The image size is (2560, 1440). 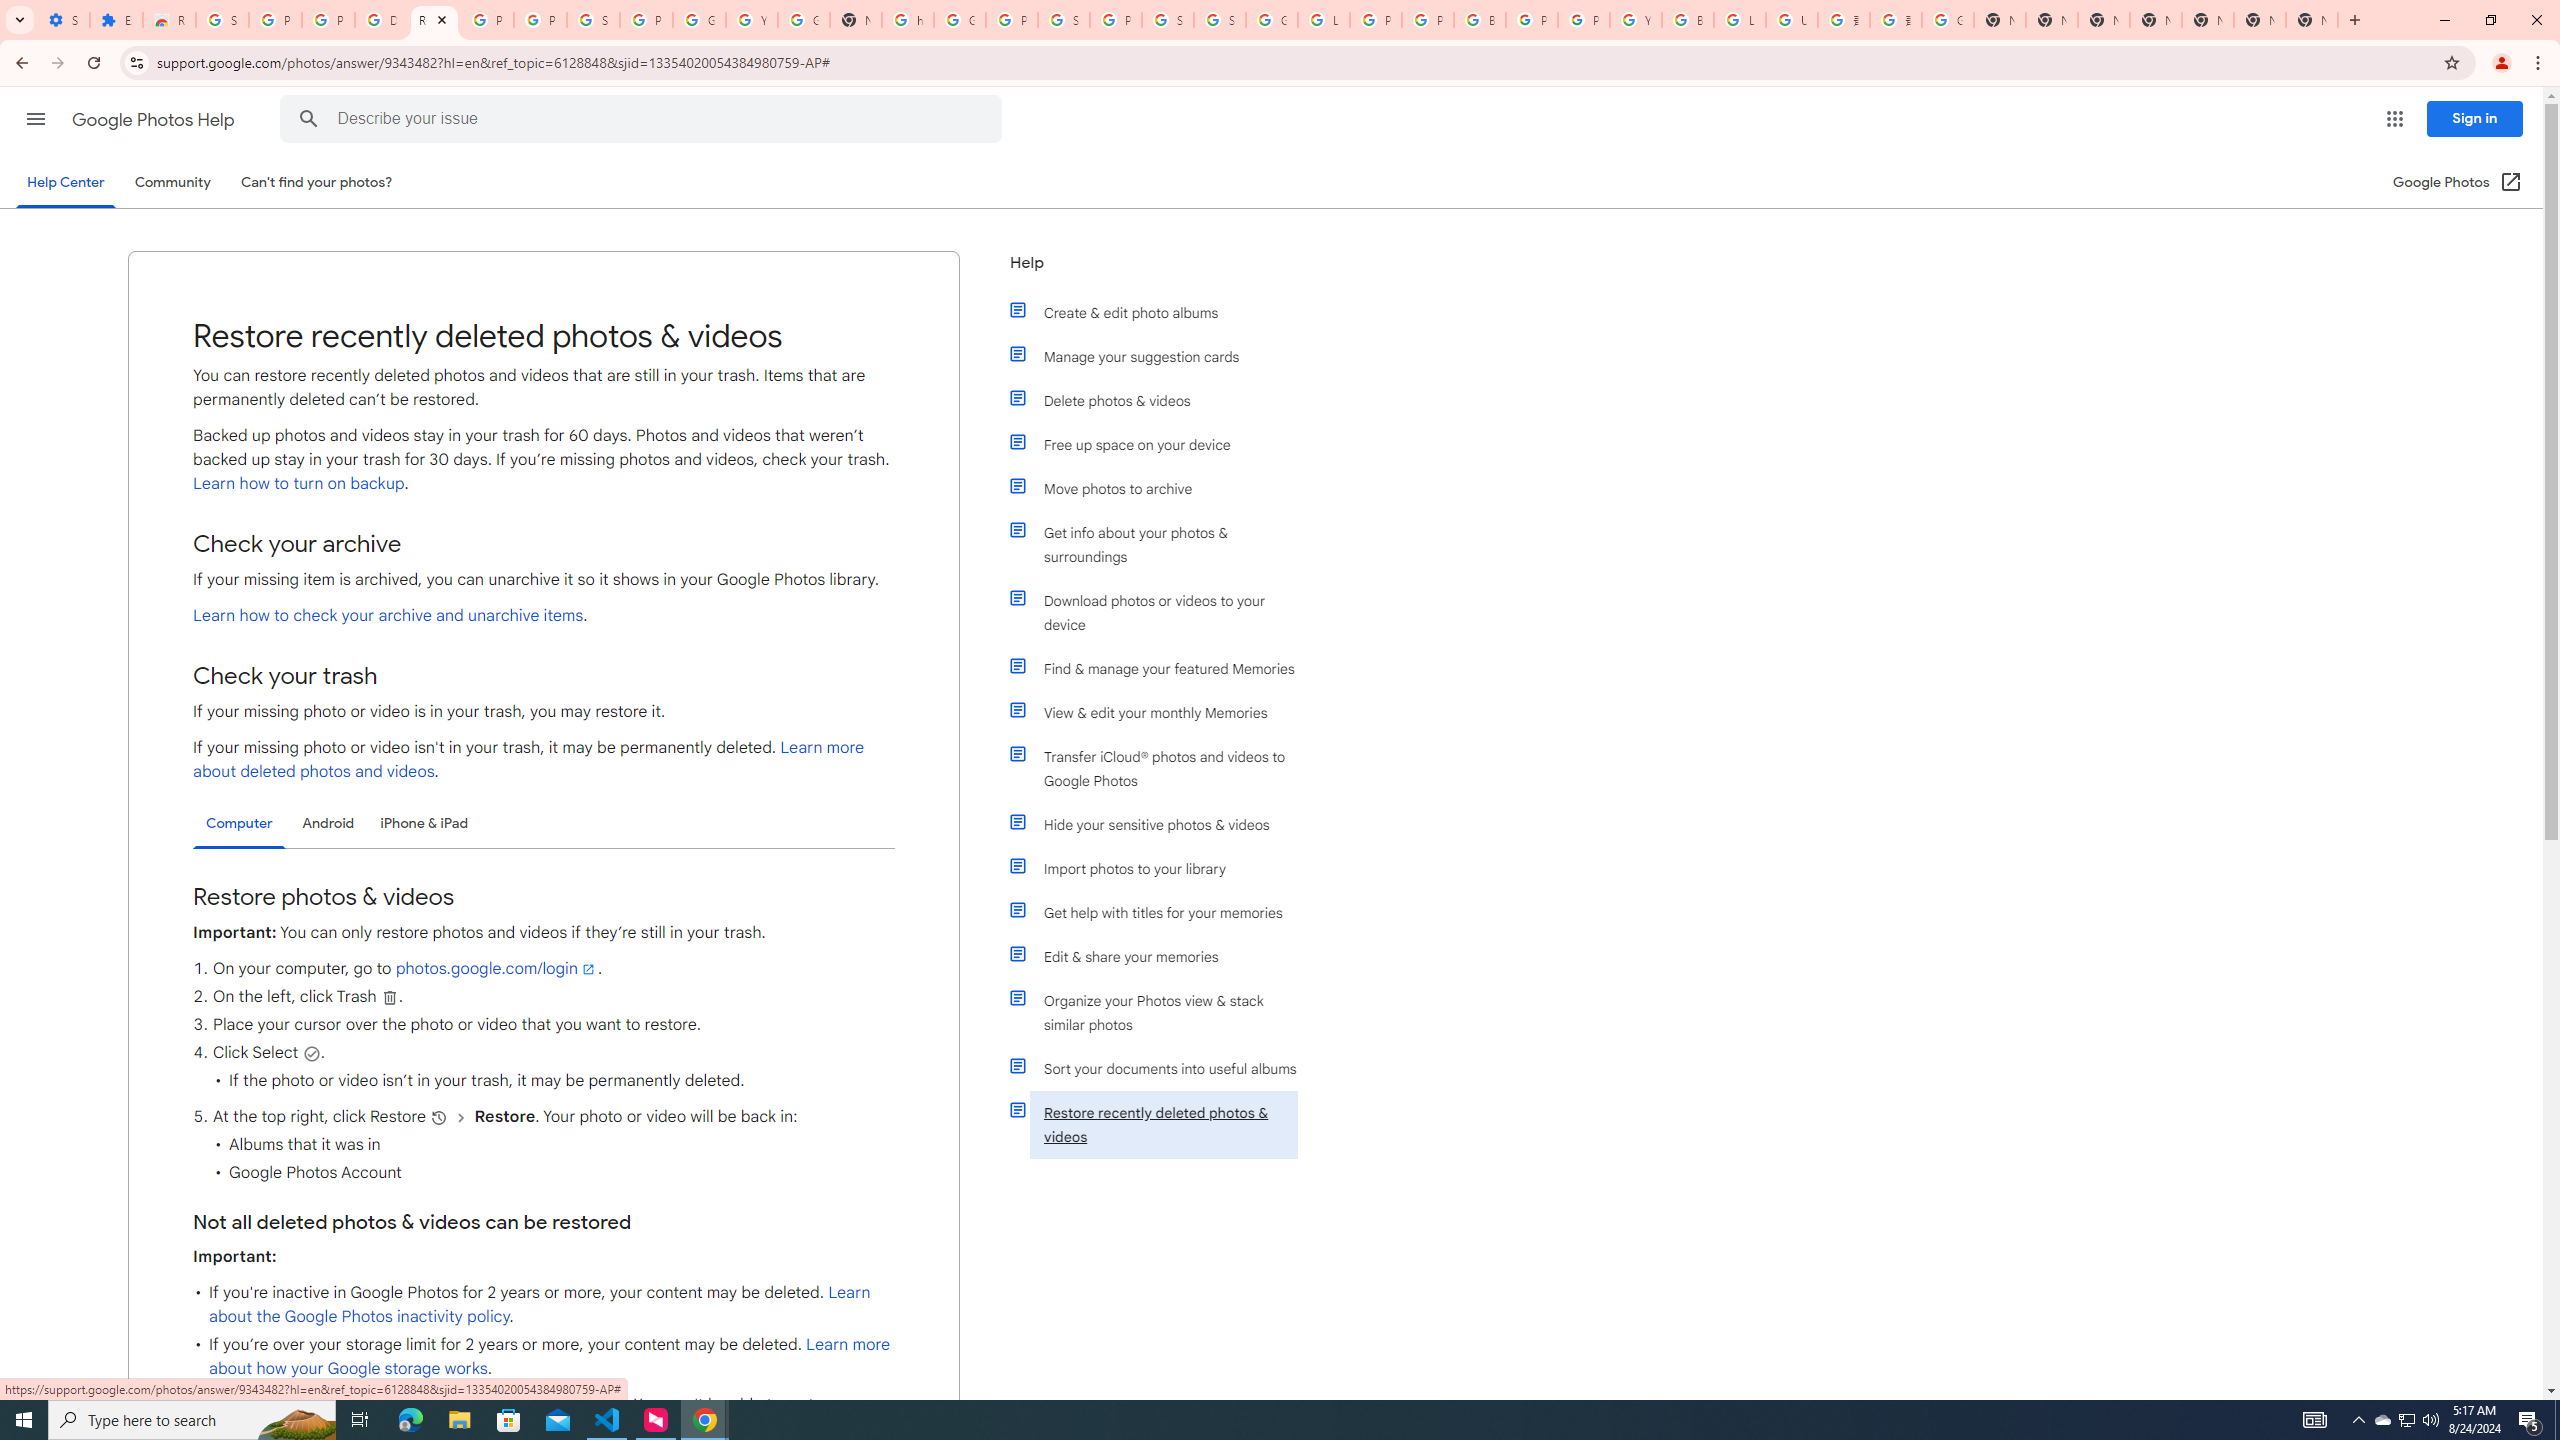 I want to click on 'Extensions', so click(x=115, y=19).